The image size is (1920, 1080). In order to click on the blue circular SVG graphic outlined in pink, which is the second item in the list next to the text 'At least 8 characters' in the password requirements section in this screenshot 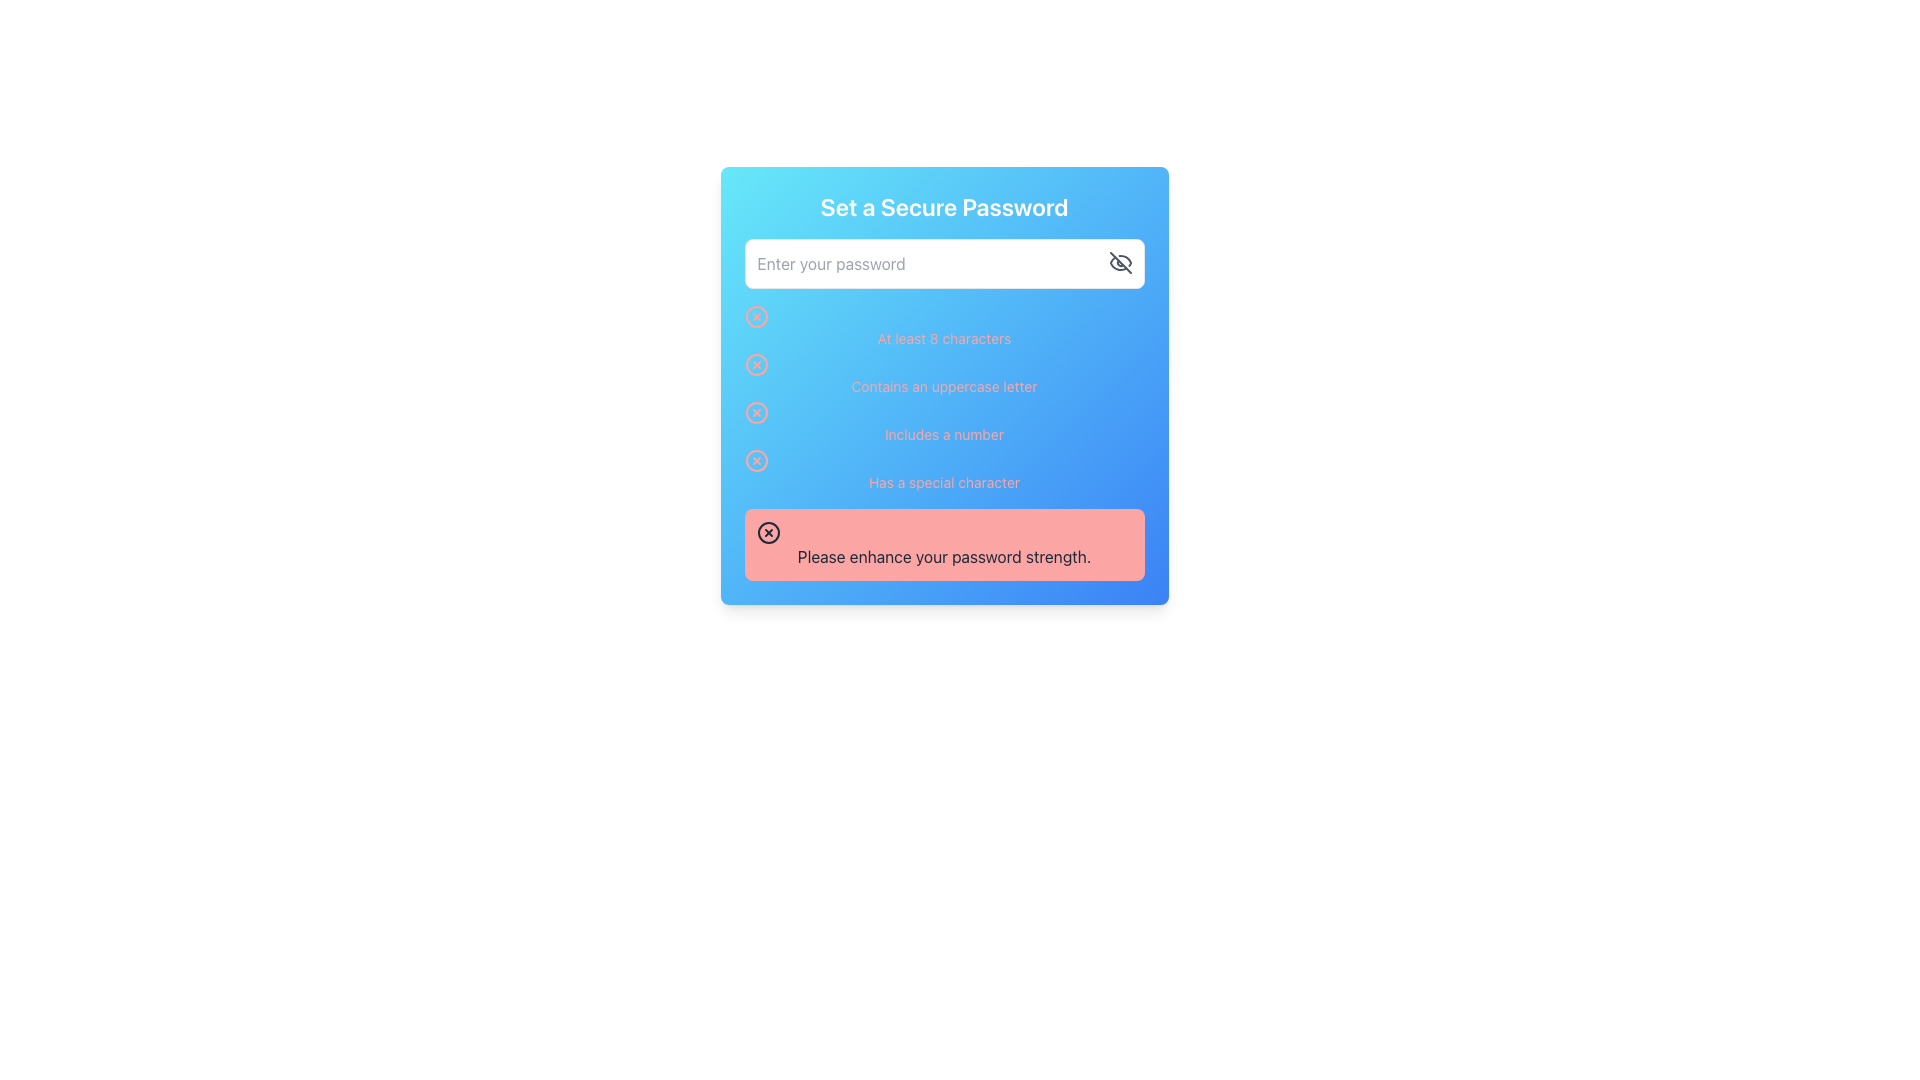, I will do `click(755, 365)`.